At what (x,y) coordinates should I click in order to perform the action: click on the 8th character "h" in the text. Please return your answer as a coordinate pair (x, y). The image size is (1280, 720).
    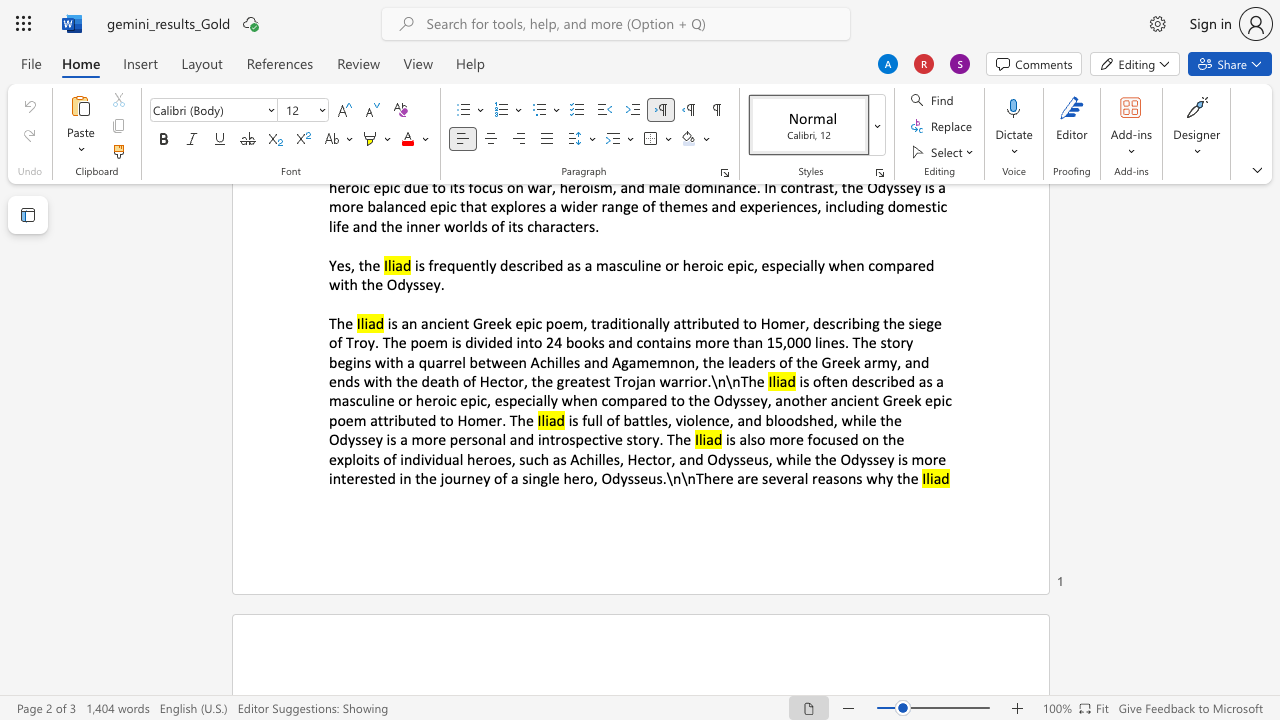
    Looking at the image, I should click on (566, 478).